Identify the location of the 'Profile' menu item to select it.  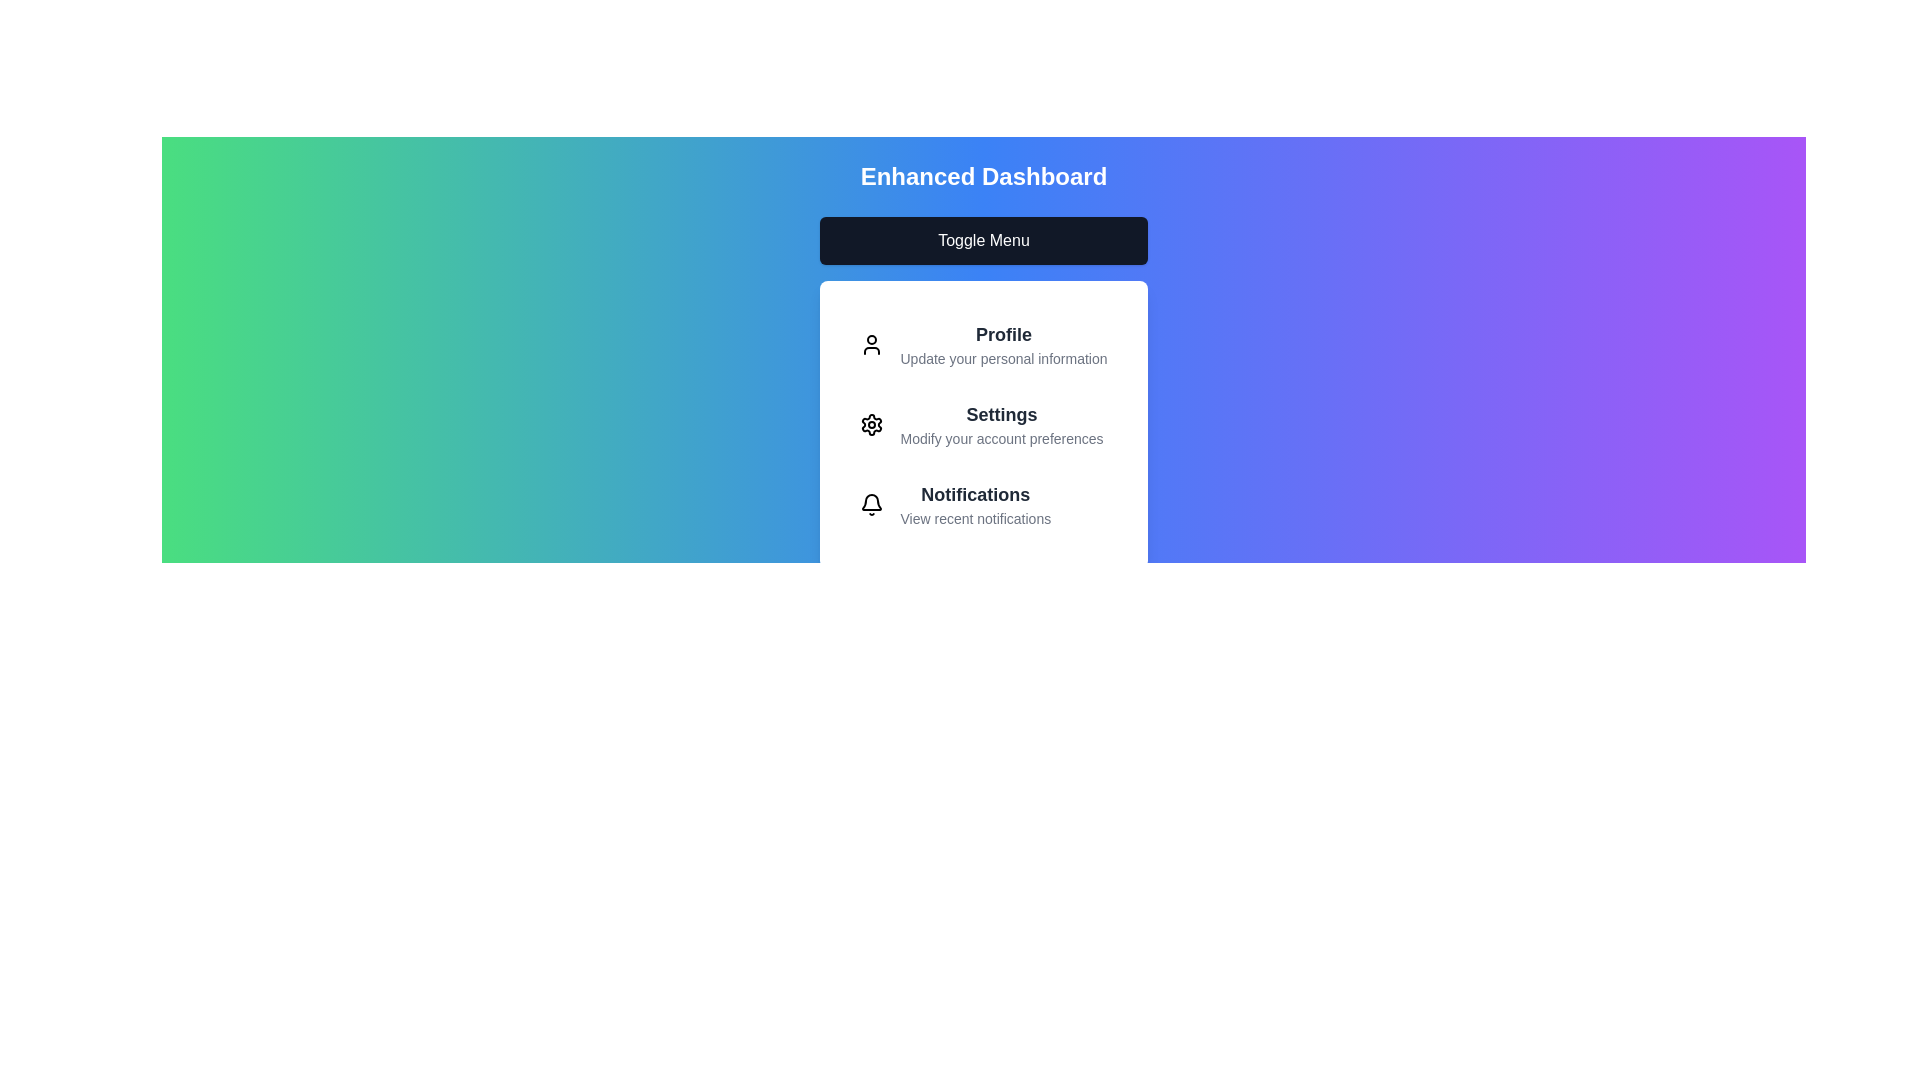
(983, 343).